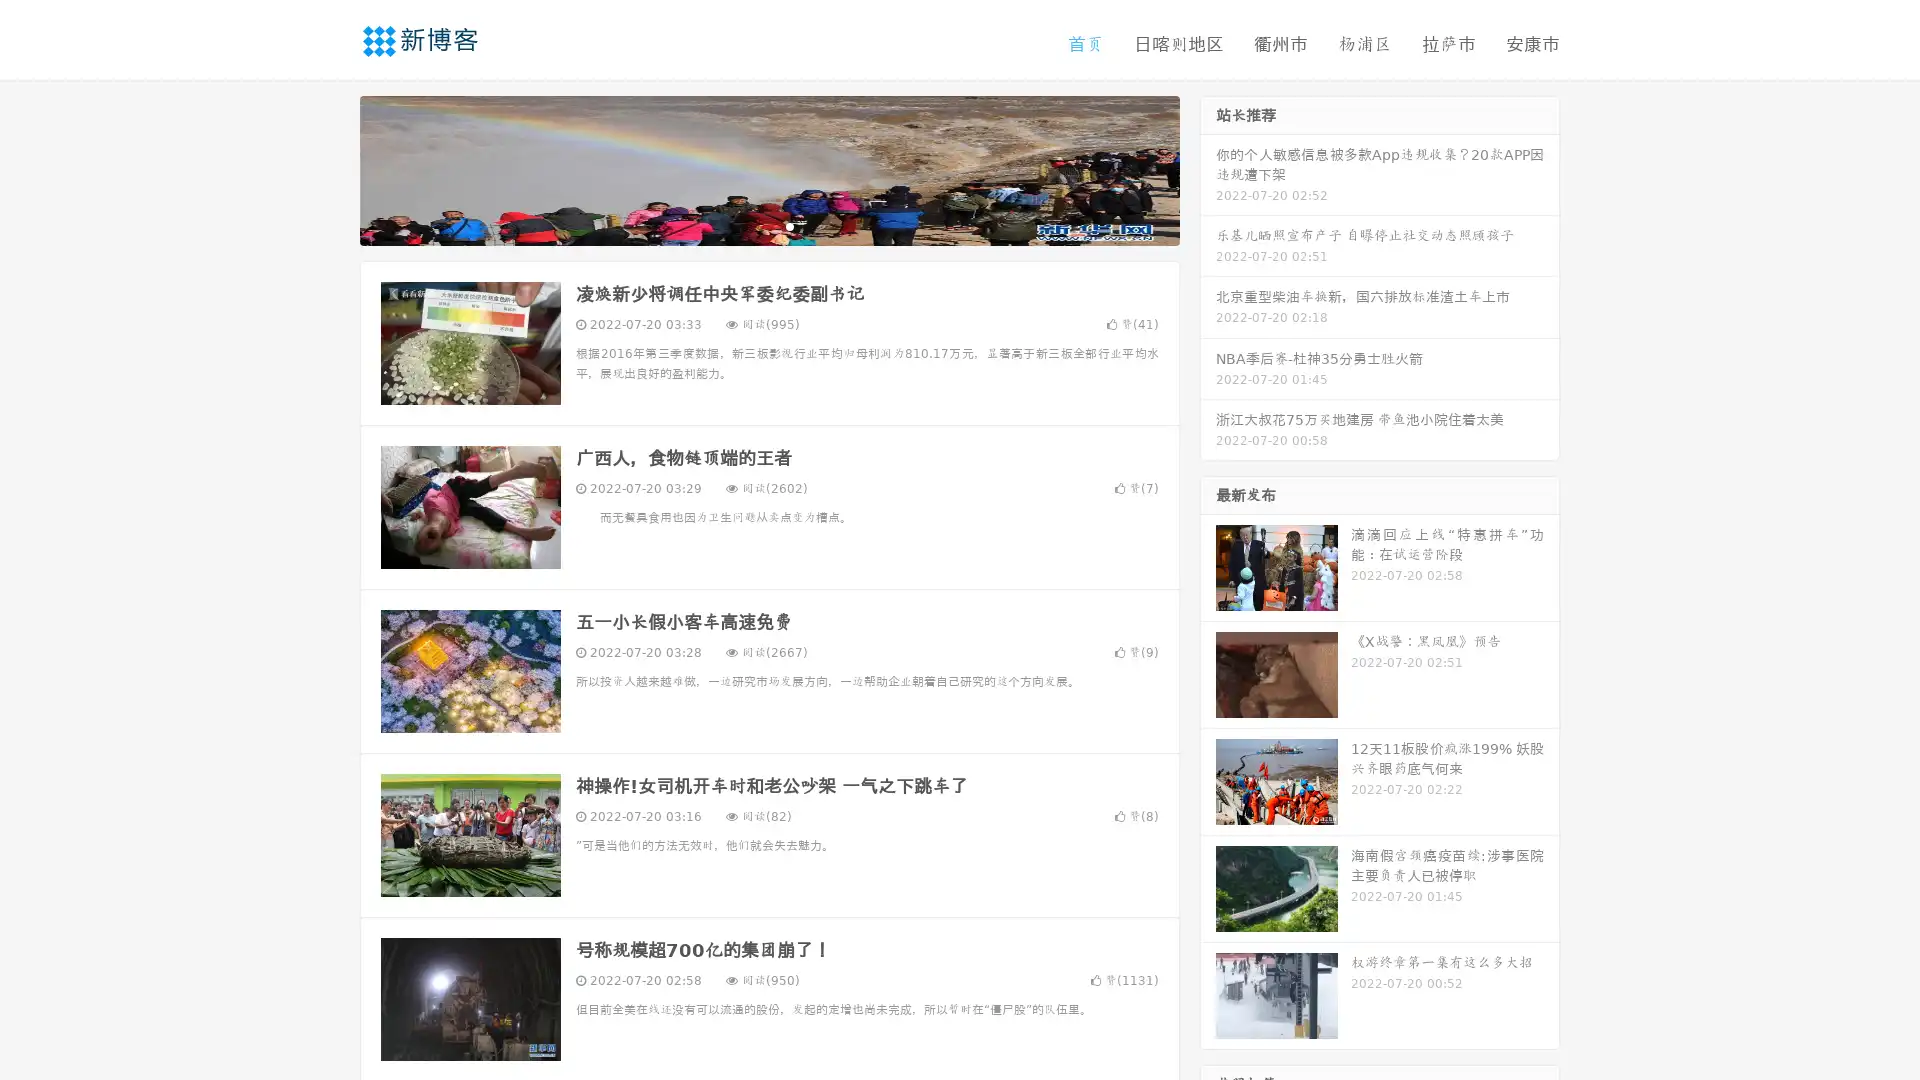 Image resolution: width=1920 pixels, height=1080 pixels. What do you see at coordinates (768, 225) in the screenshot?
I see `Go to slide 2` at bounding box center [768, 225].